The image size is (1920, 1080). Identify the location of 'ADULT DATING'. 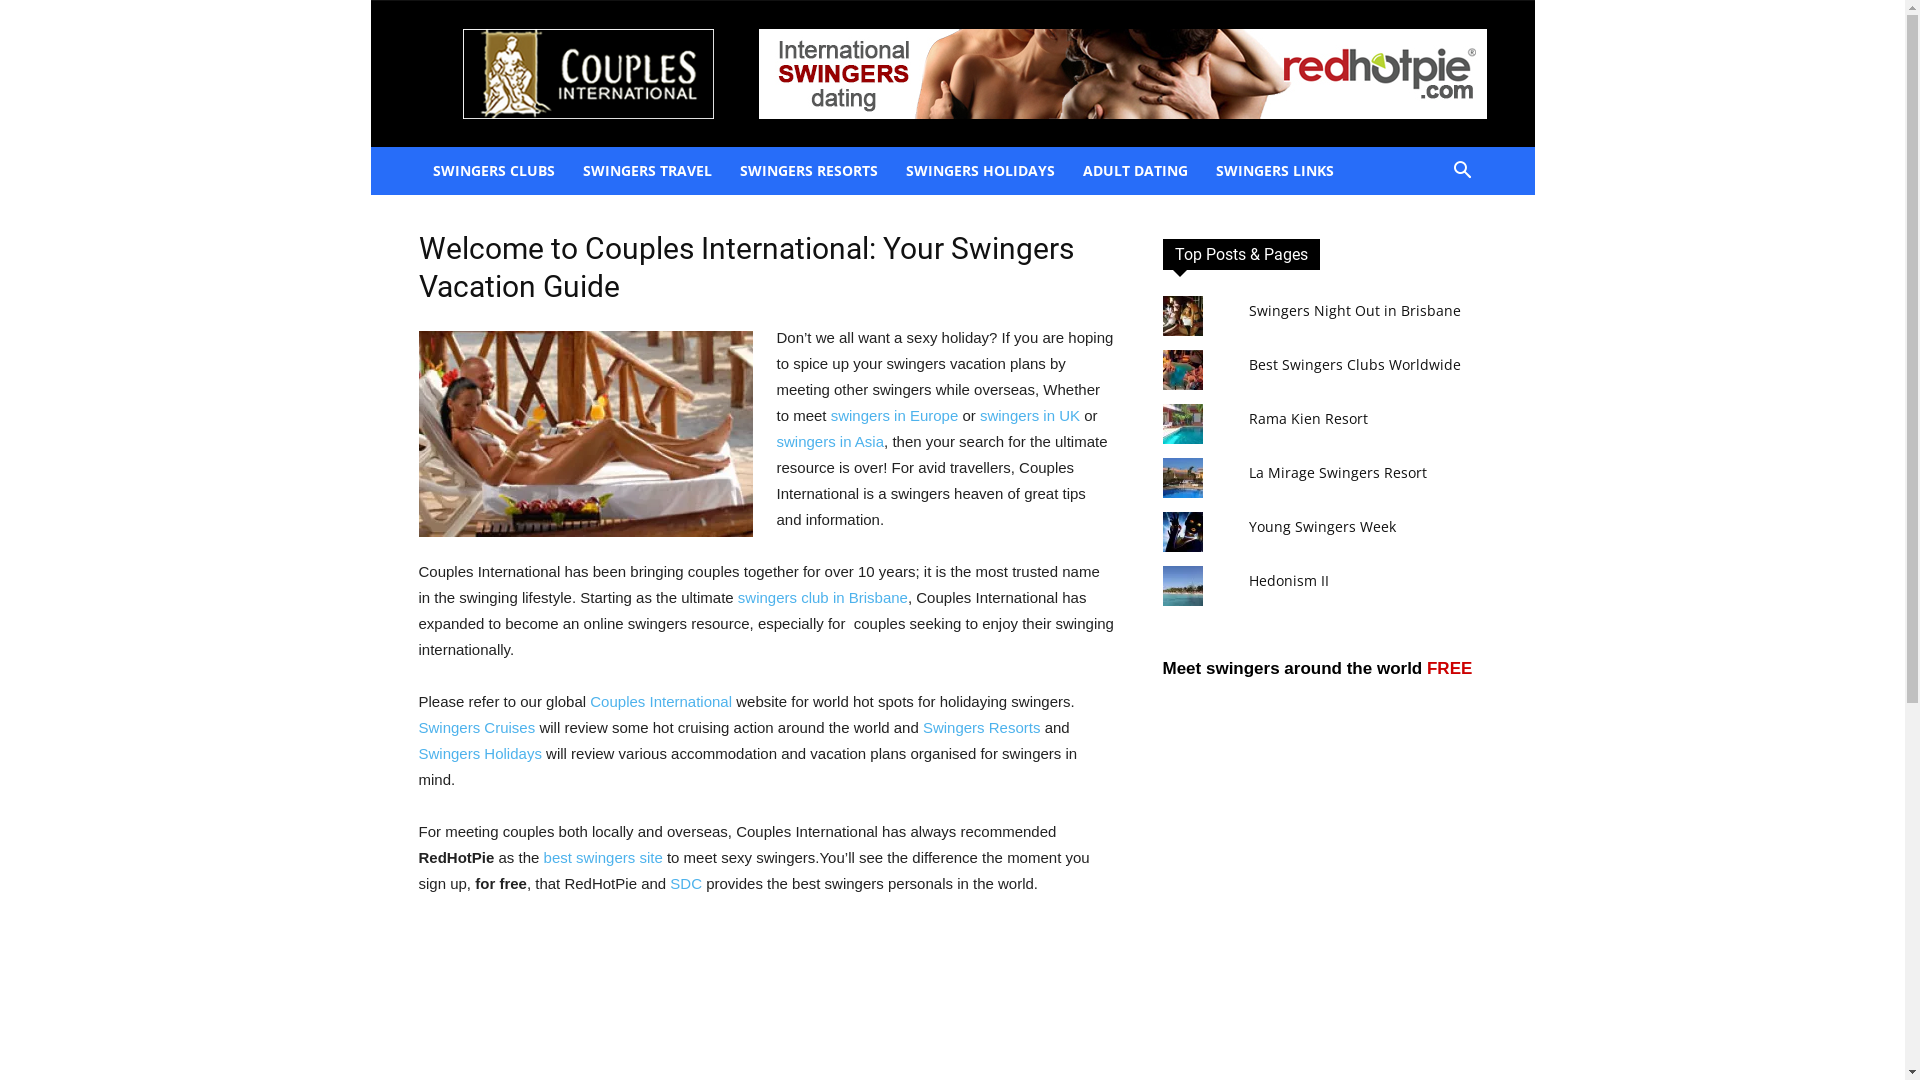
(1067, 169).